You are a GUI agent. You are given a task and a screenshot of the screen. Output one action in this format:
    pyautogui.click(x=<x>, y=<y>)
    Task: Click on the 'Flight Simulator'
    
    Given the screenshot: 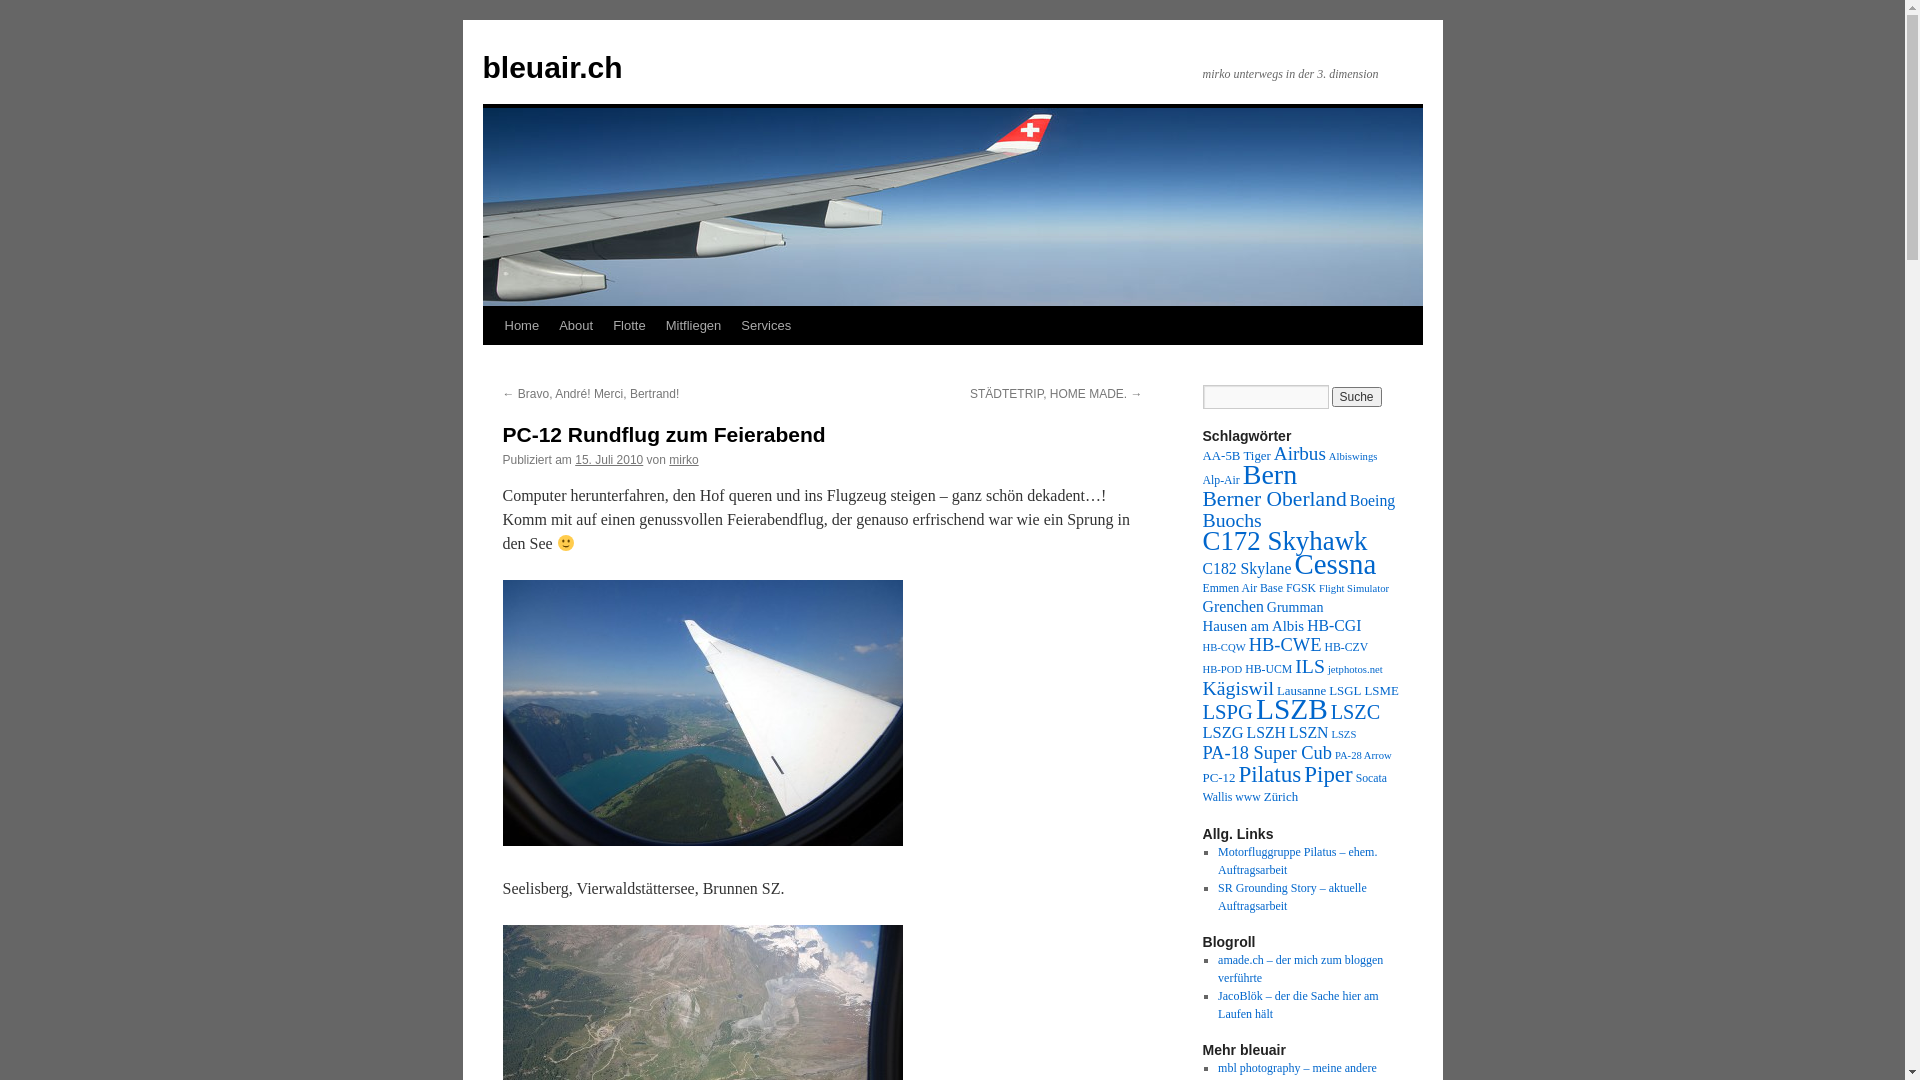 What is the action you would take?
    pyautogui.click(x=1353, y=587)
    